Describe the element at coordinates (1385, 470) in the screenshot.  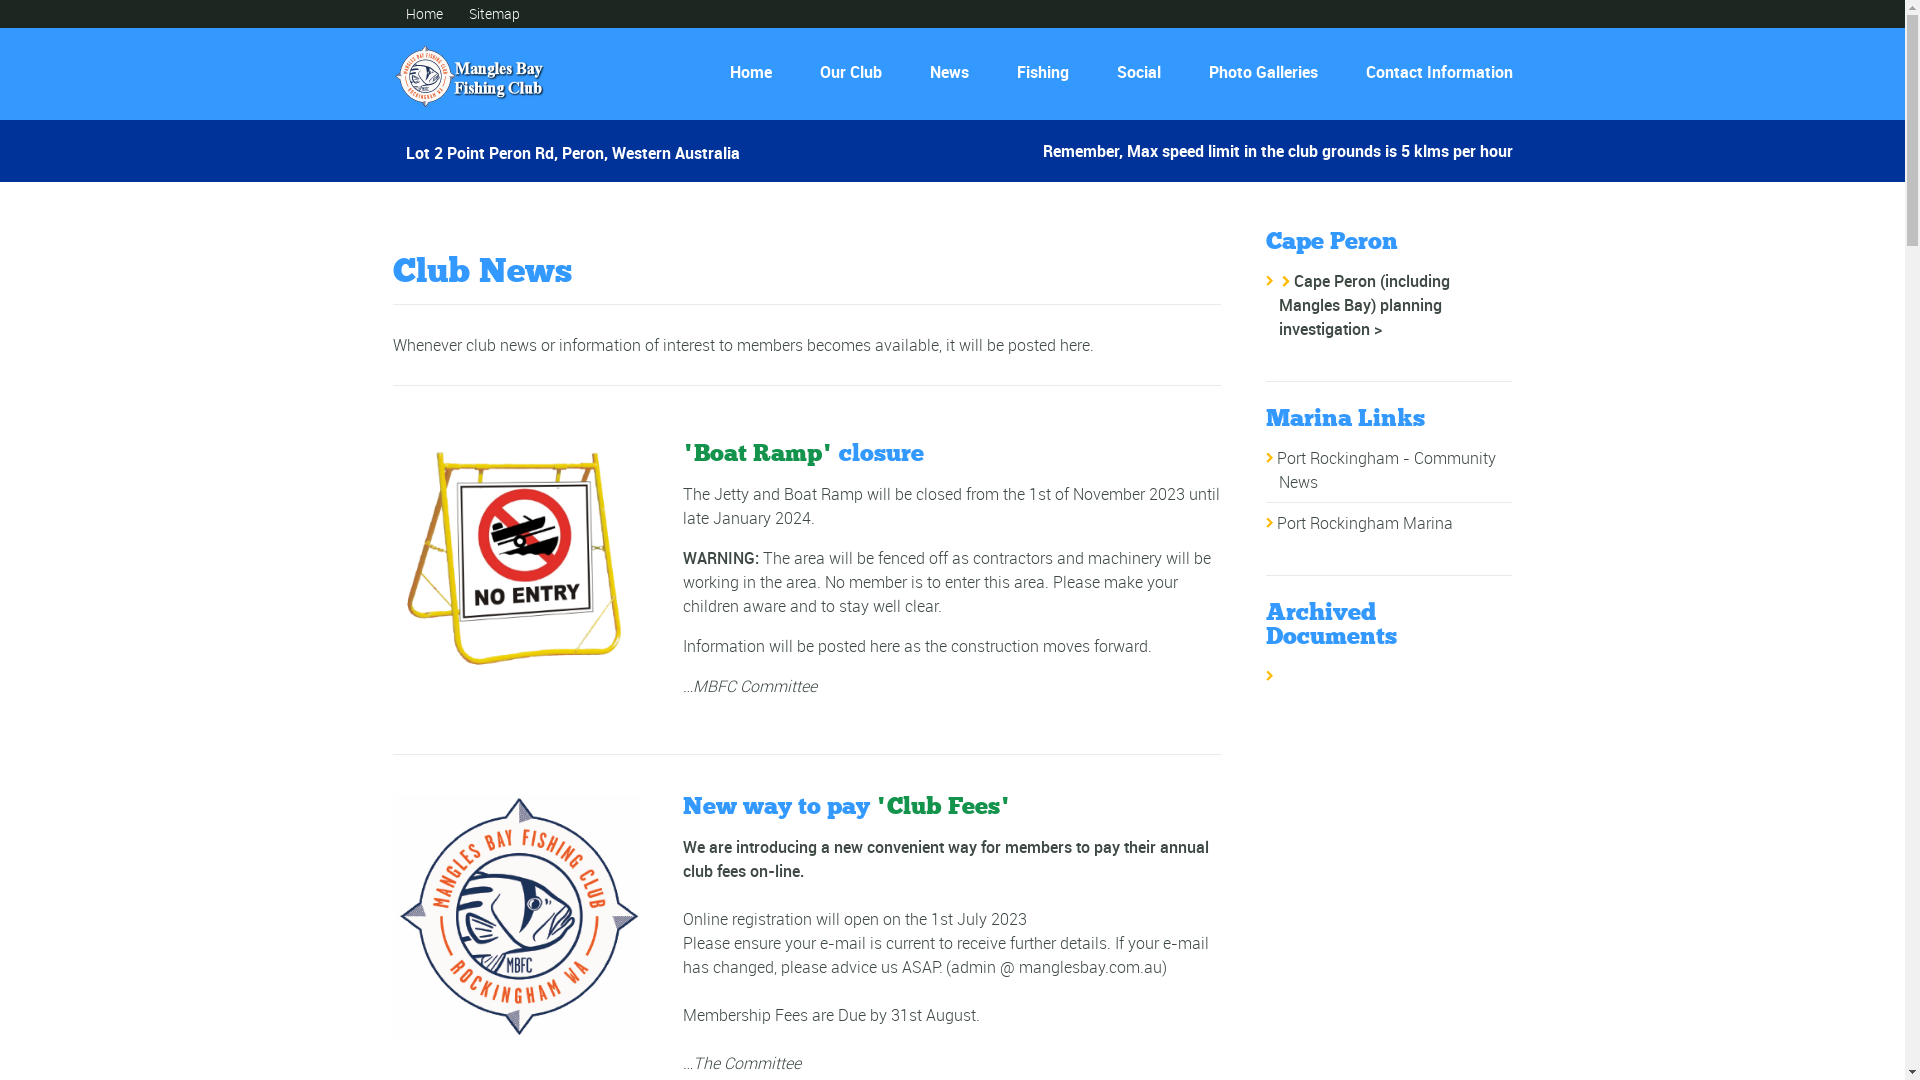
I see `'Port Rockingham - Community News'` at that location.